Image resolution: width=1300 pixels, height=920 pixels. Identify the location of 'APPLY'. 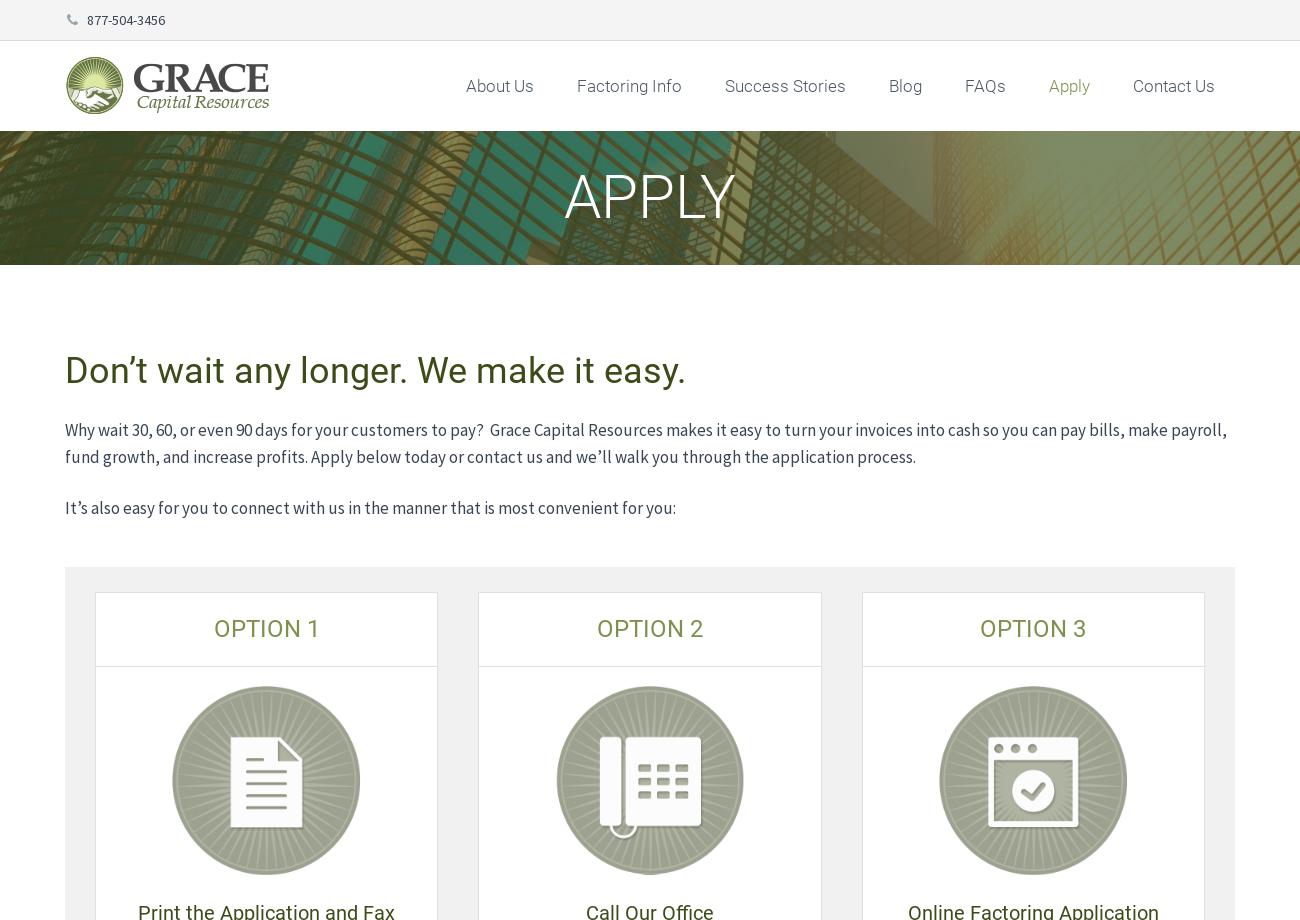
(650, 196).